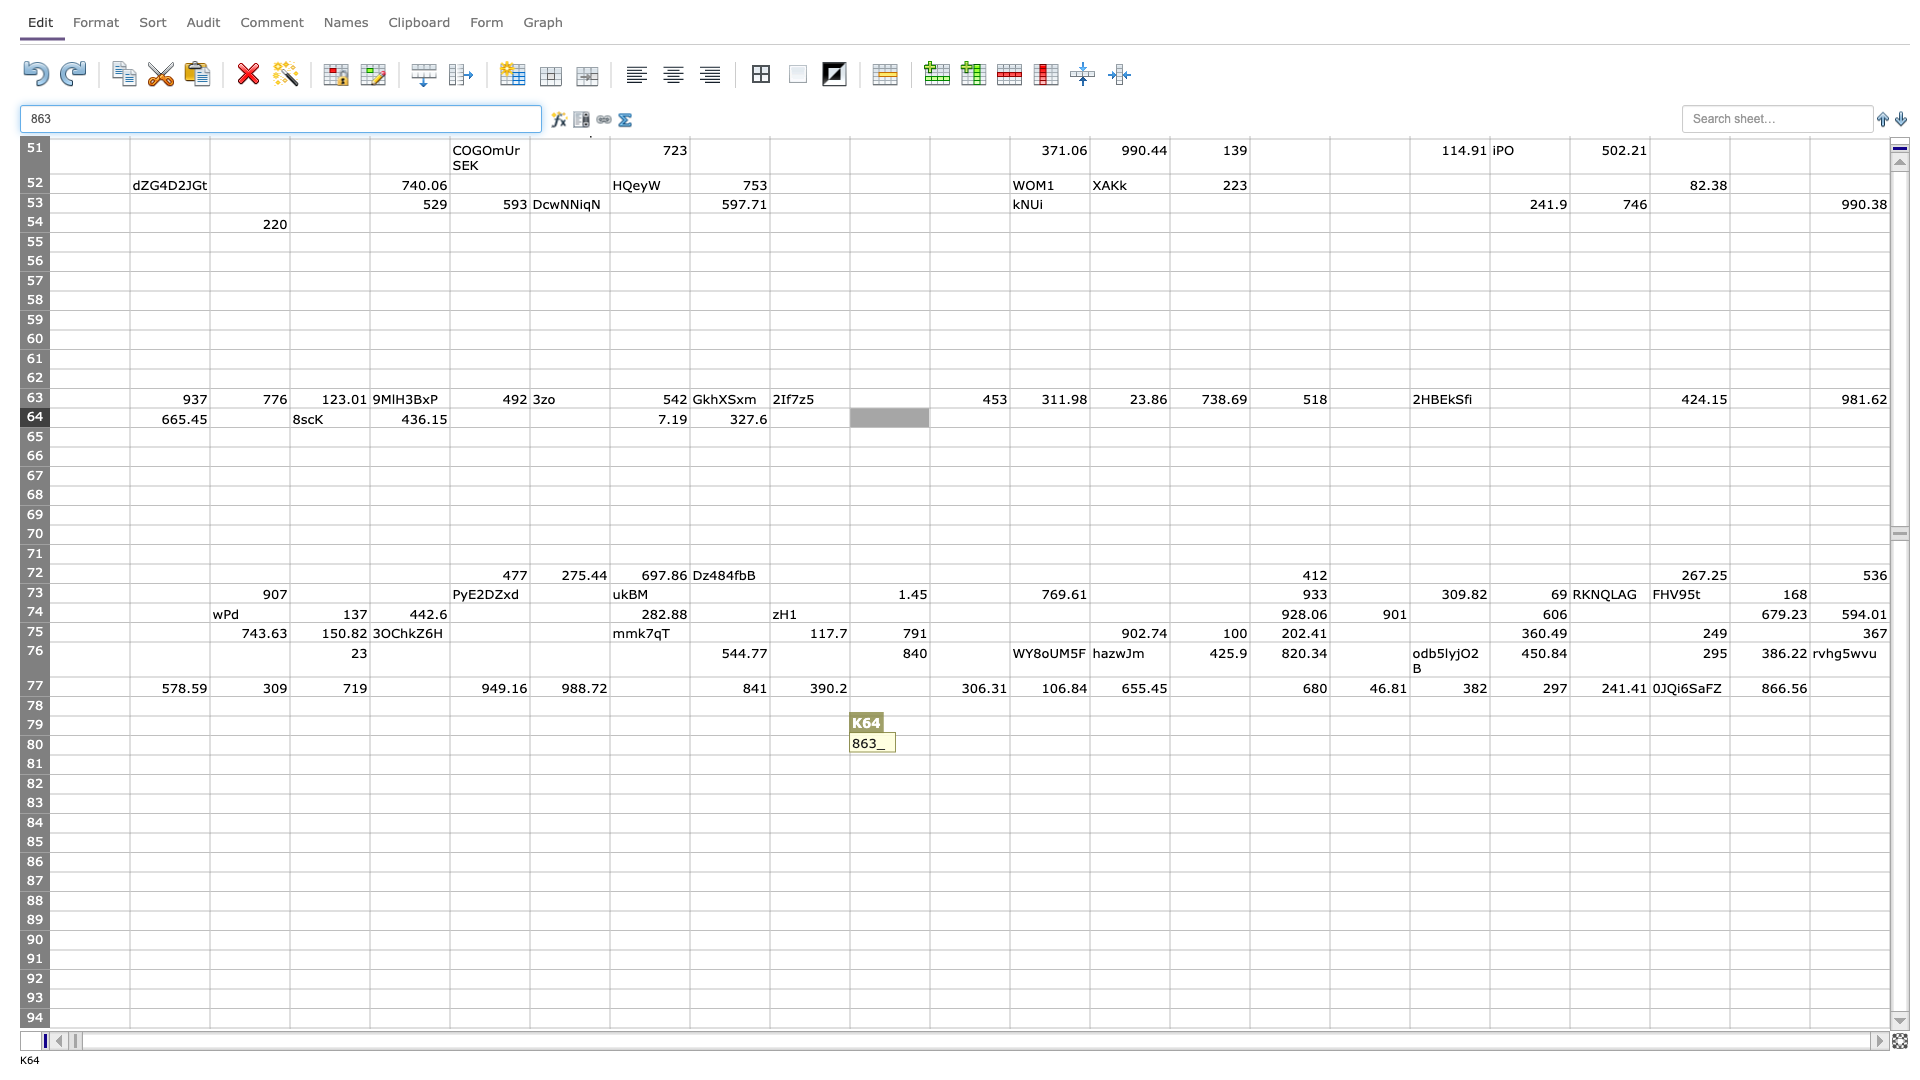 The width and height of the screenshot is (1920, 1080). What do you see at coordinates (1009, 735) in the screenshot?
I see `top left corner of cell M80` at bounding box center [1009, 735].